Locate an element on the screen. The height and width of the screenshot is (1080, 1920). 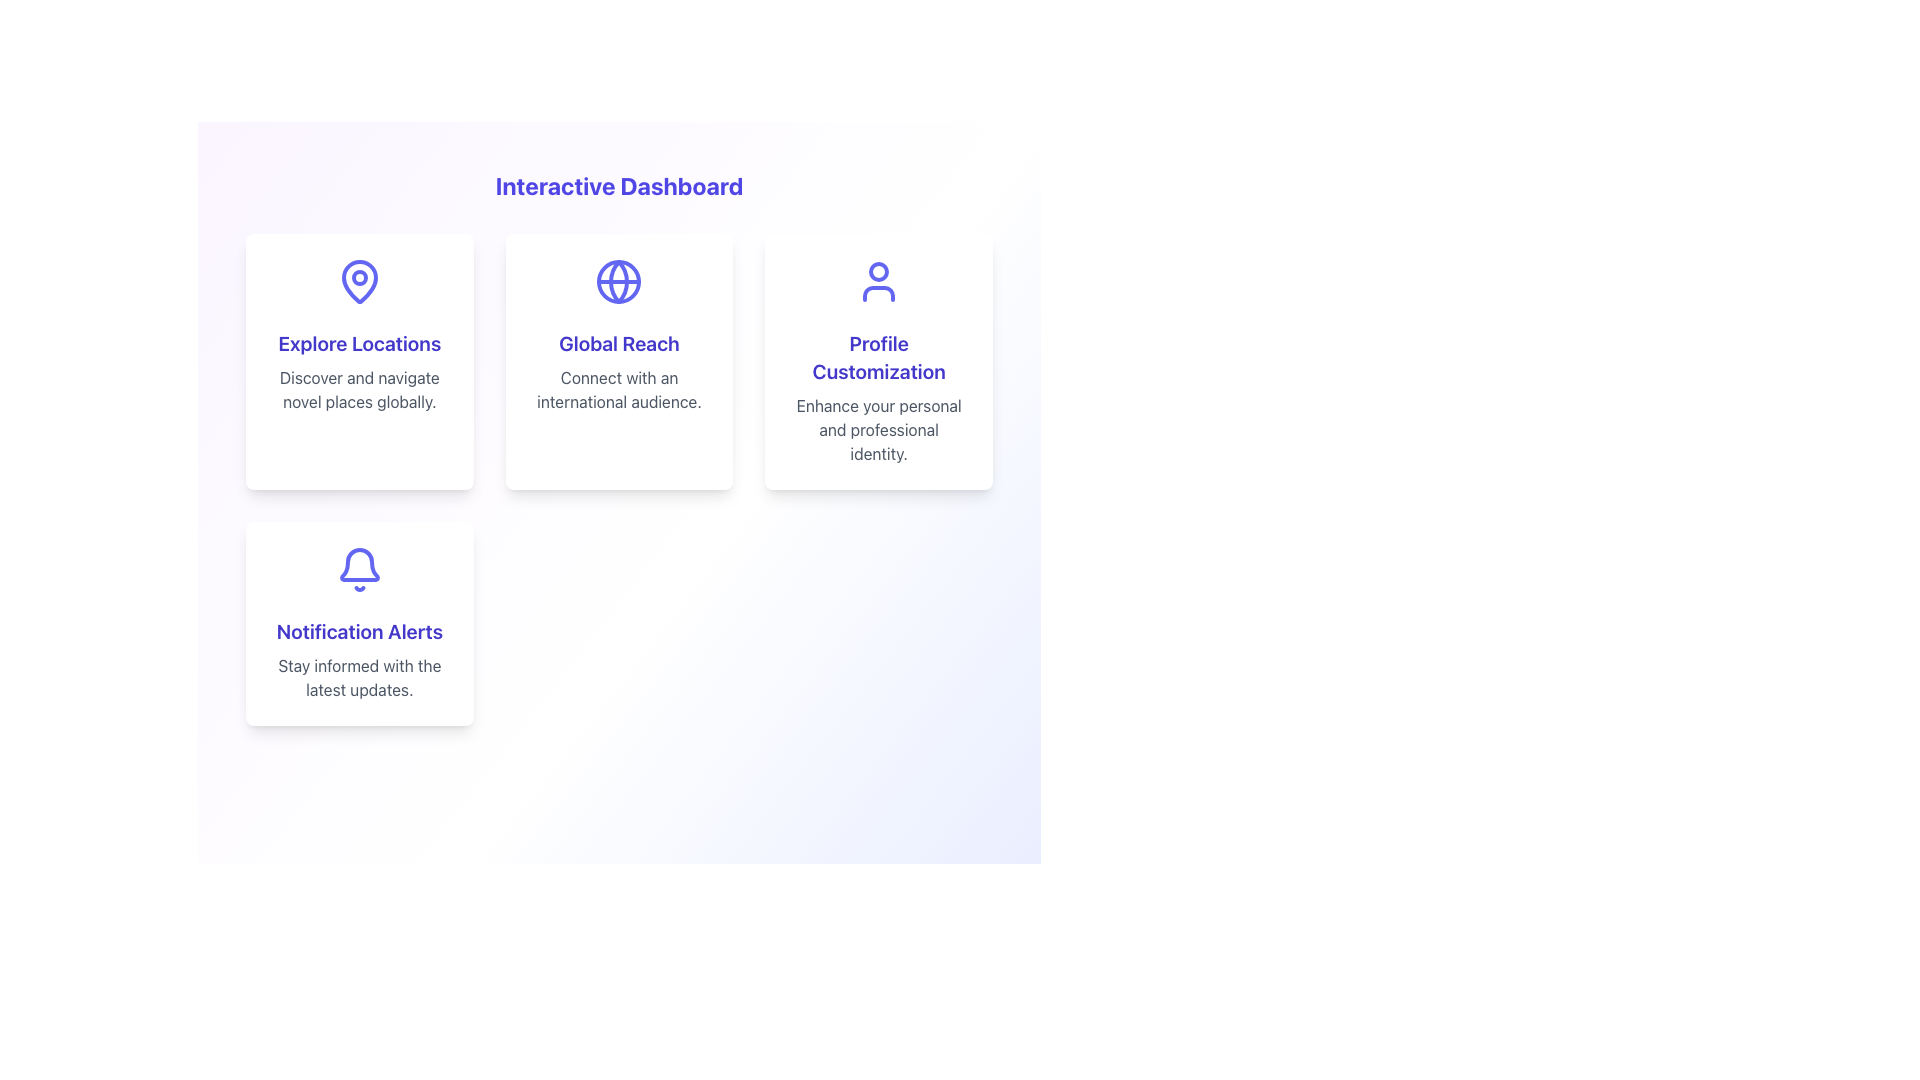
the indigo map pin icon located in the 'Explore Locations' card, which features a rounded base tapering to a point and a circular hollow in the center is located at coordinates (359, 281).